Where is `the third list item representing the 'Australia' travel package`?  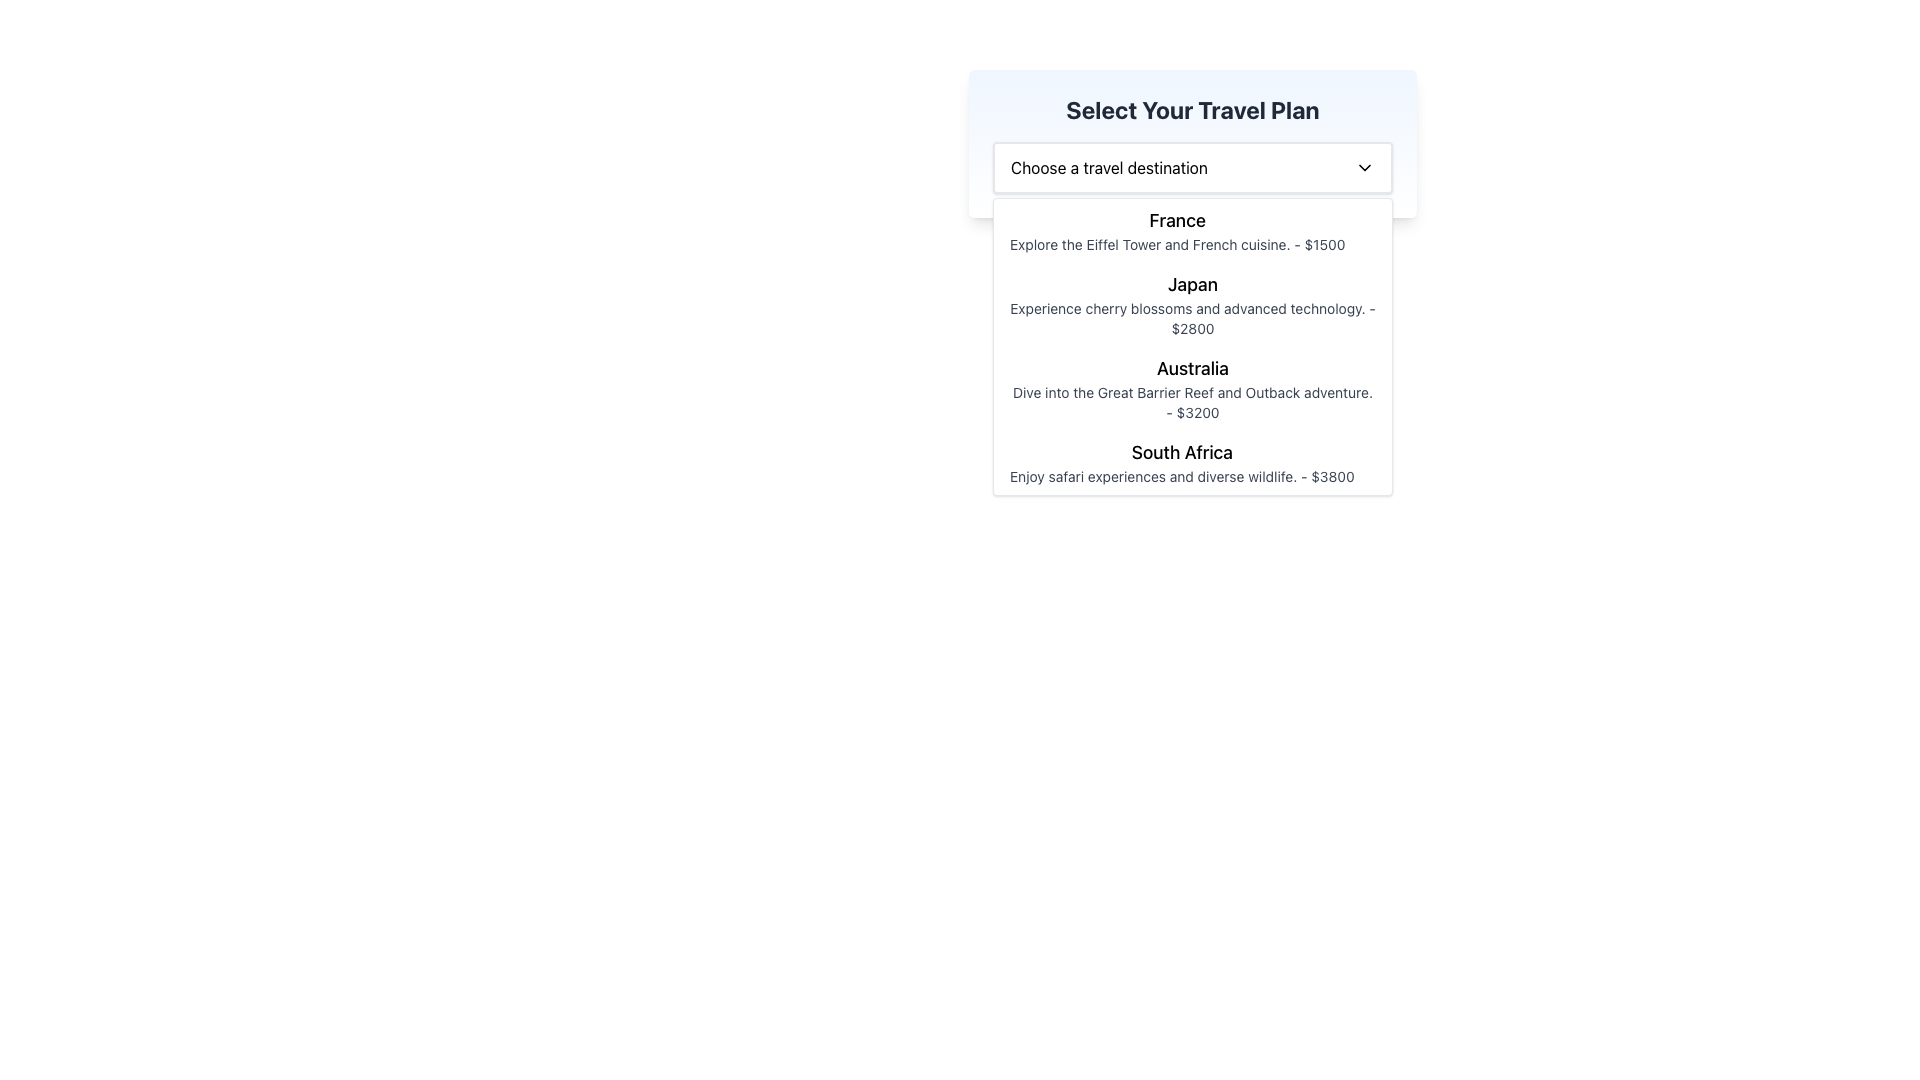 the third list item representing the 'Australia' travel package is located at coordinates (1193, 389).